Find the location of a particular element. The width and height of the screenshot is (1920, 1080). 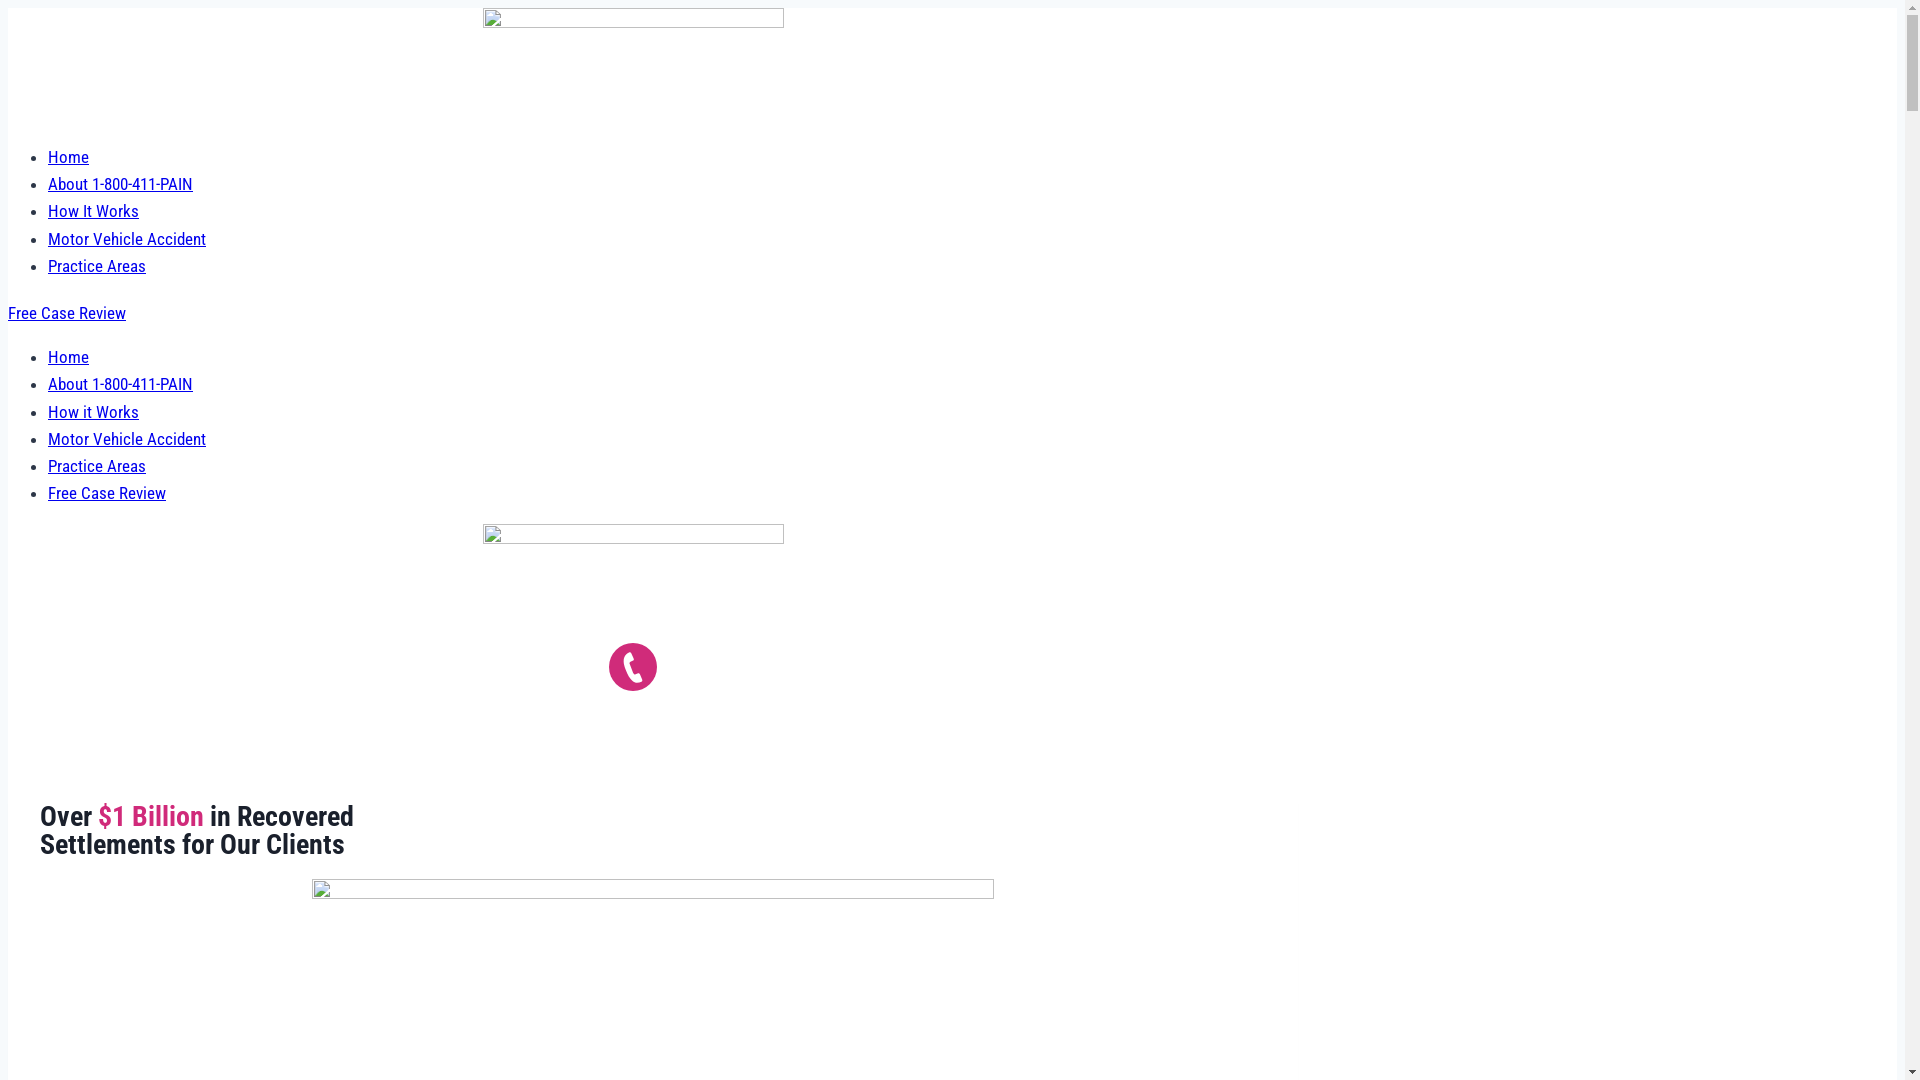

'About 1-800-411-PAIN' is located at coordinates (48, 184).